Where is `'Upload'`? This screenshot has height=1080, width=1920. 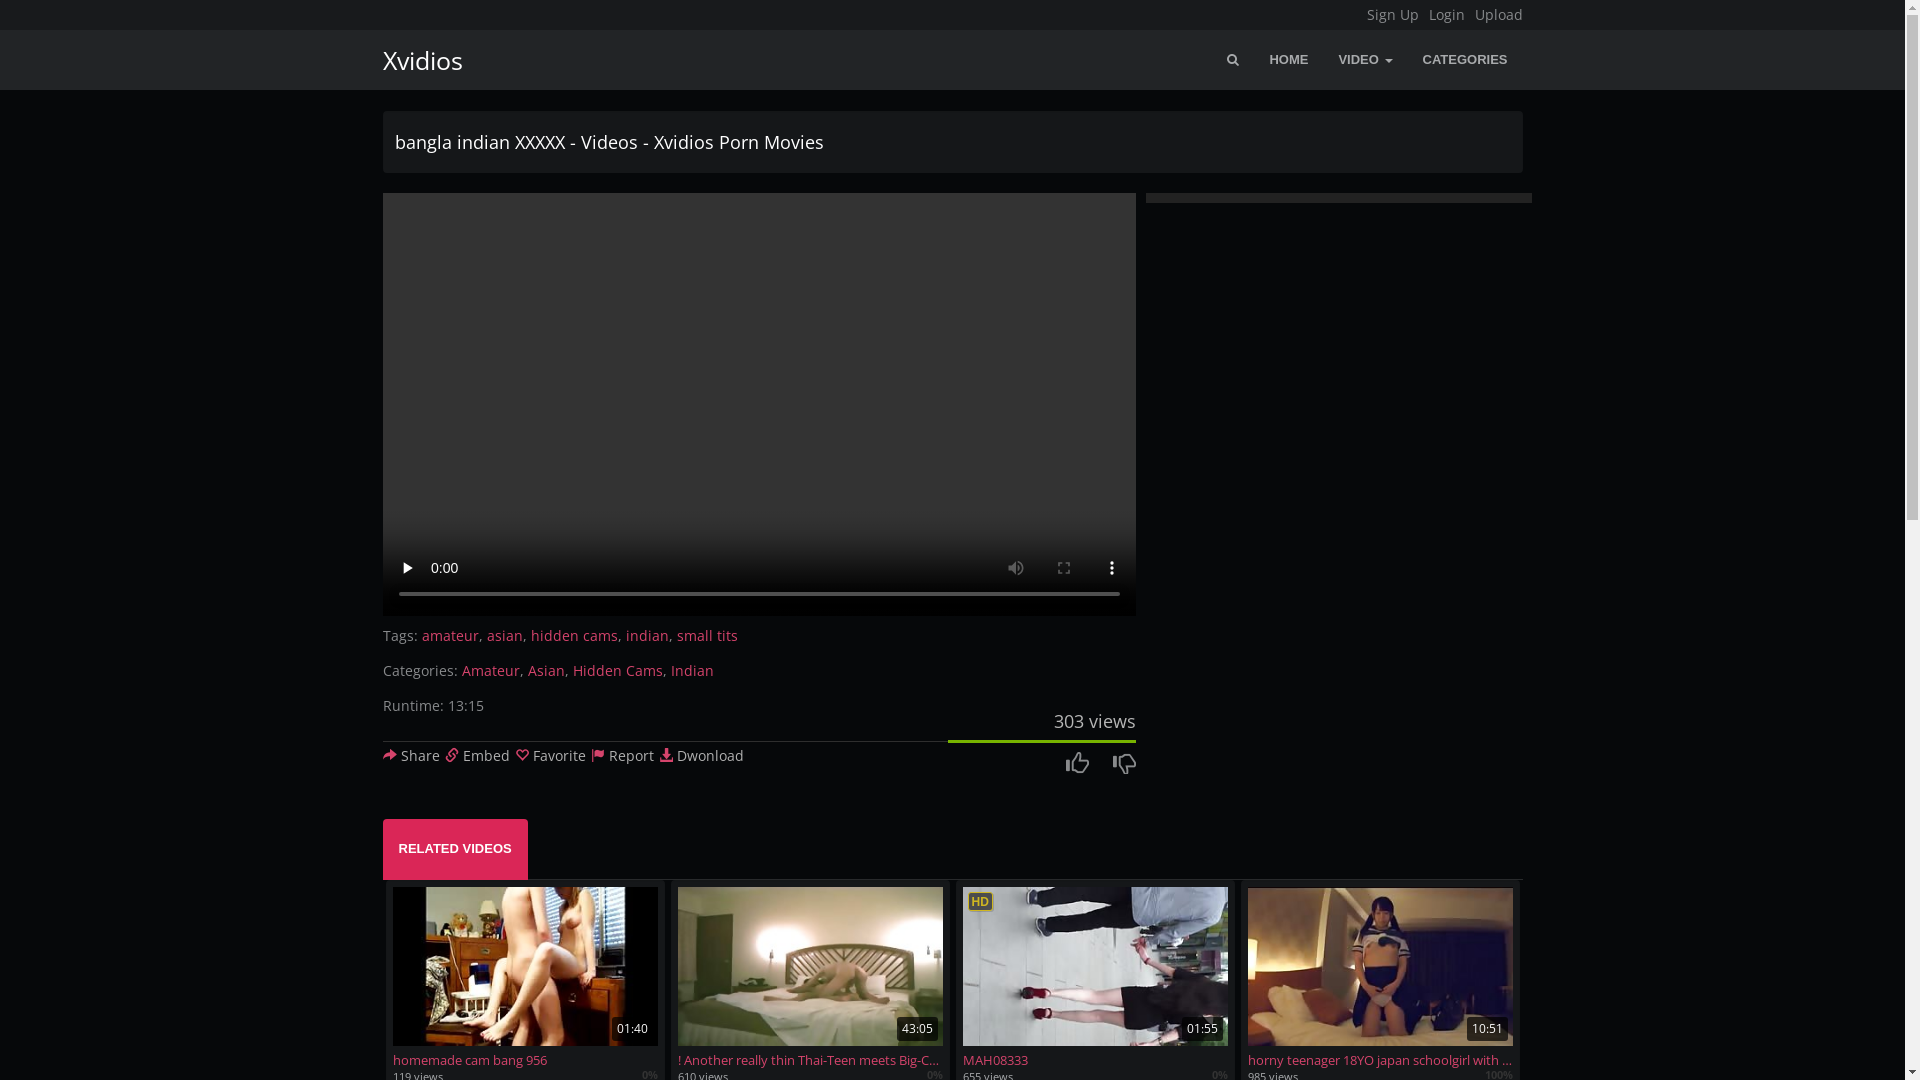
'Upload' is located at coordinates (1497, 15).